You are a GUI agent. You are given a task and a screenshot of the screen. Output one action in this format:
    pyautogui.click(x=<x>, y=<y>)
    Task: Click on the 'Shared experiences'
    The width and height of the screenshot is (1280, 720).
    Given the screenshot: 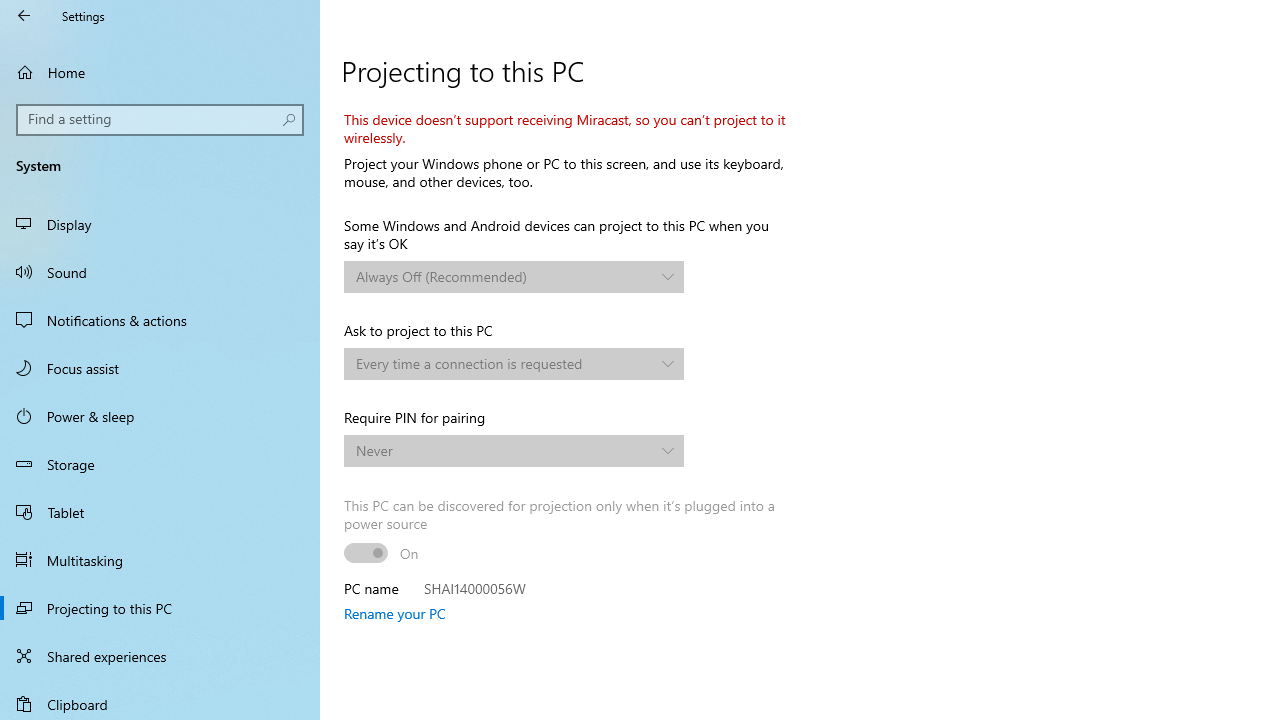 What is the action you would take?
    pyautogui.click(x=160, y=655)
    